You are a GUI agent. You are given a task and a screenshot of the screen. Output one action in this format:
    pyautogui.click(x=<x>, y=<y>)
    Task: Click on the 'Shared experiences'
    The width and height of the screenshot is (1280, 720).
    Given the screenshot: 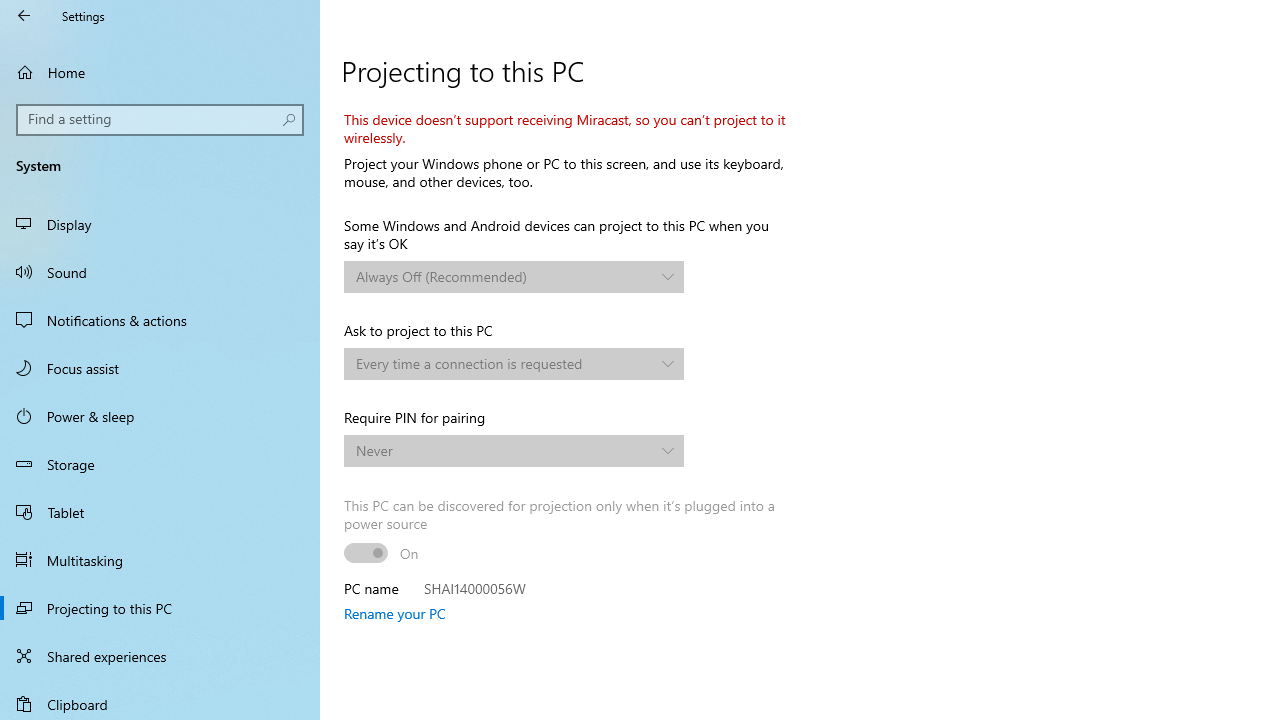 What is the action you would take?
    pyautogui.click(x=160, y=655)
    